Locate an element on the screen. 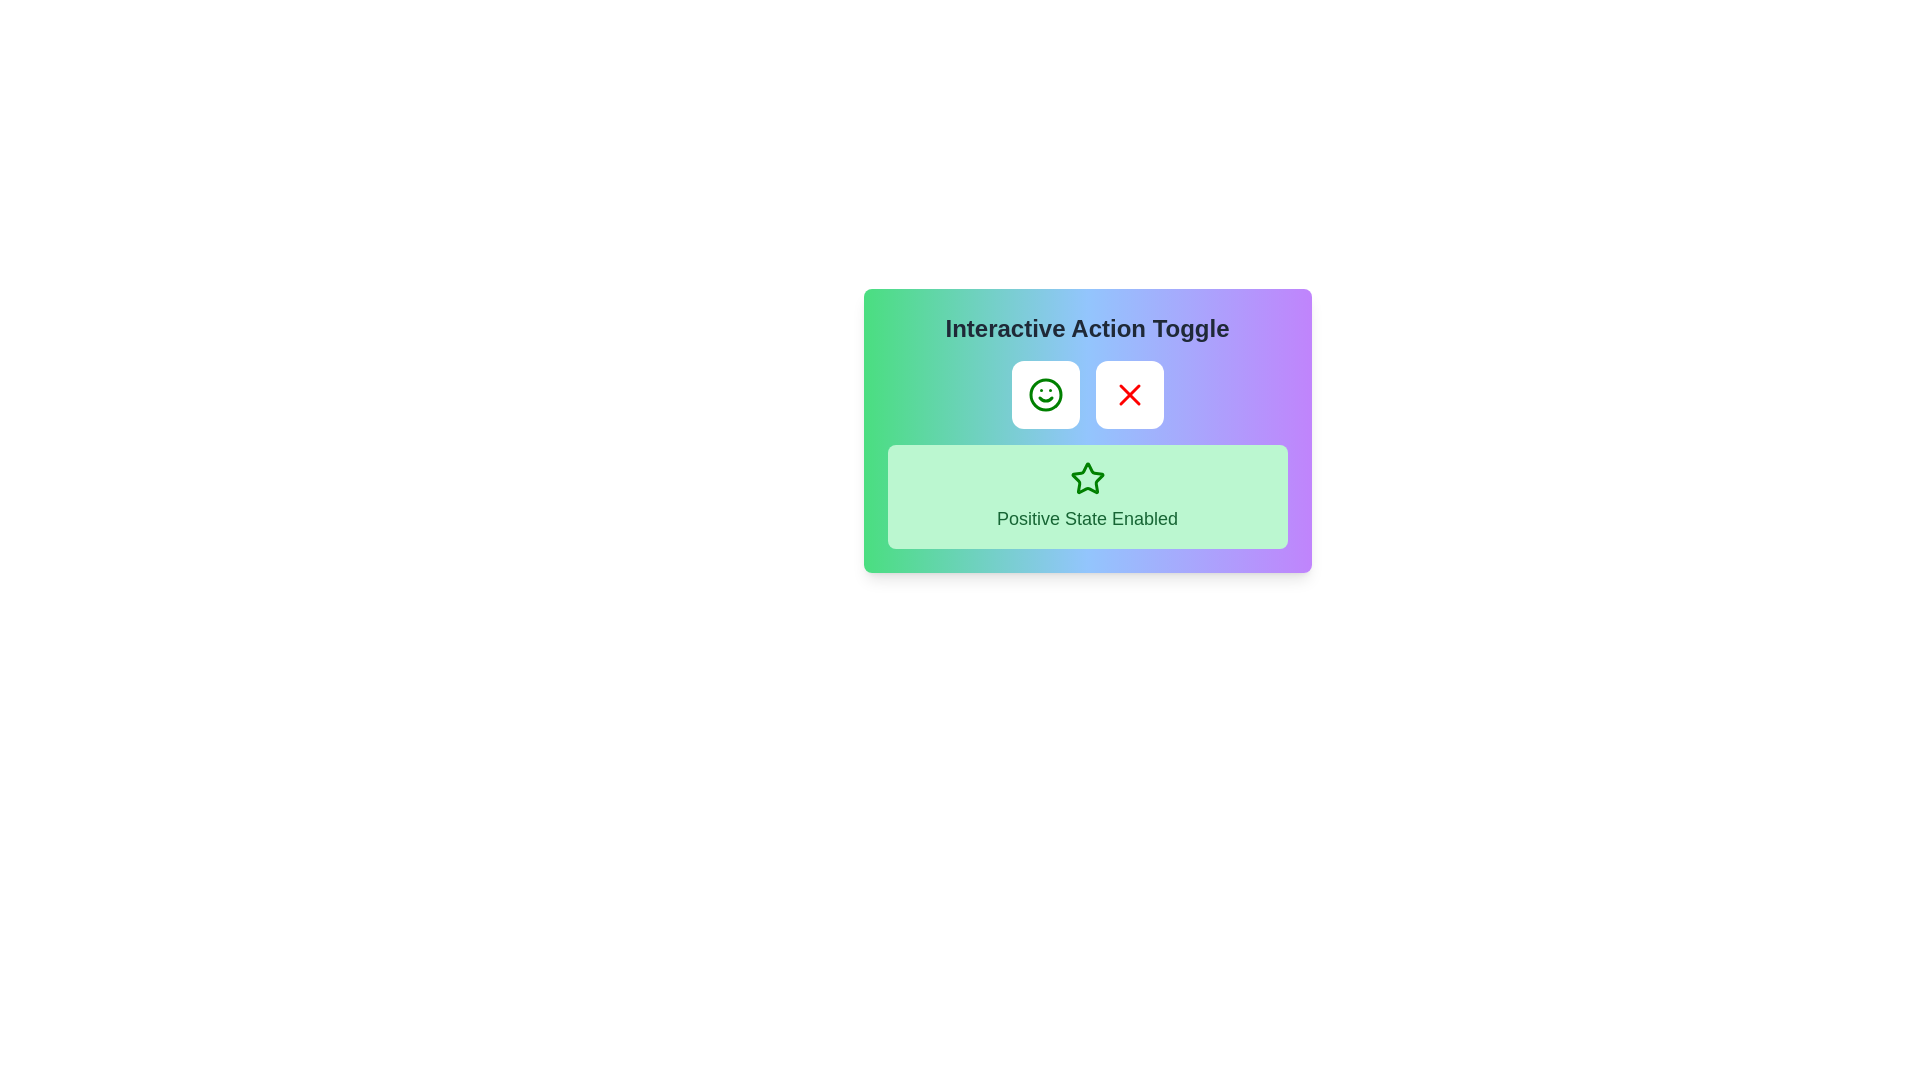 This screenshot has width=1920, height=1080. the cross button on the toggle switch is located at coordinates (1086, 394).